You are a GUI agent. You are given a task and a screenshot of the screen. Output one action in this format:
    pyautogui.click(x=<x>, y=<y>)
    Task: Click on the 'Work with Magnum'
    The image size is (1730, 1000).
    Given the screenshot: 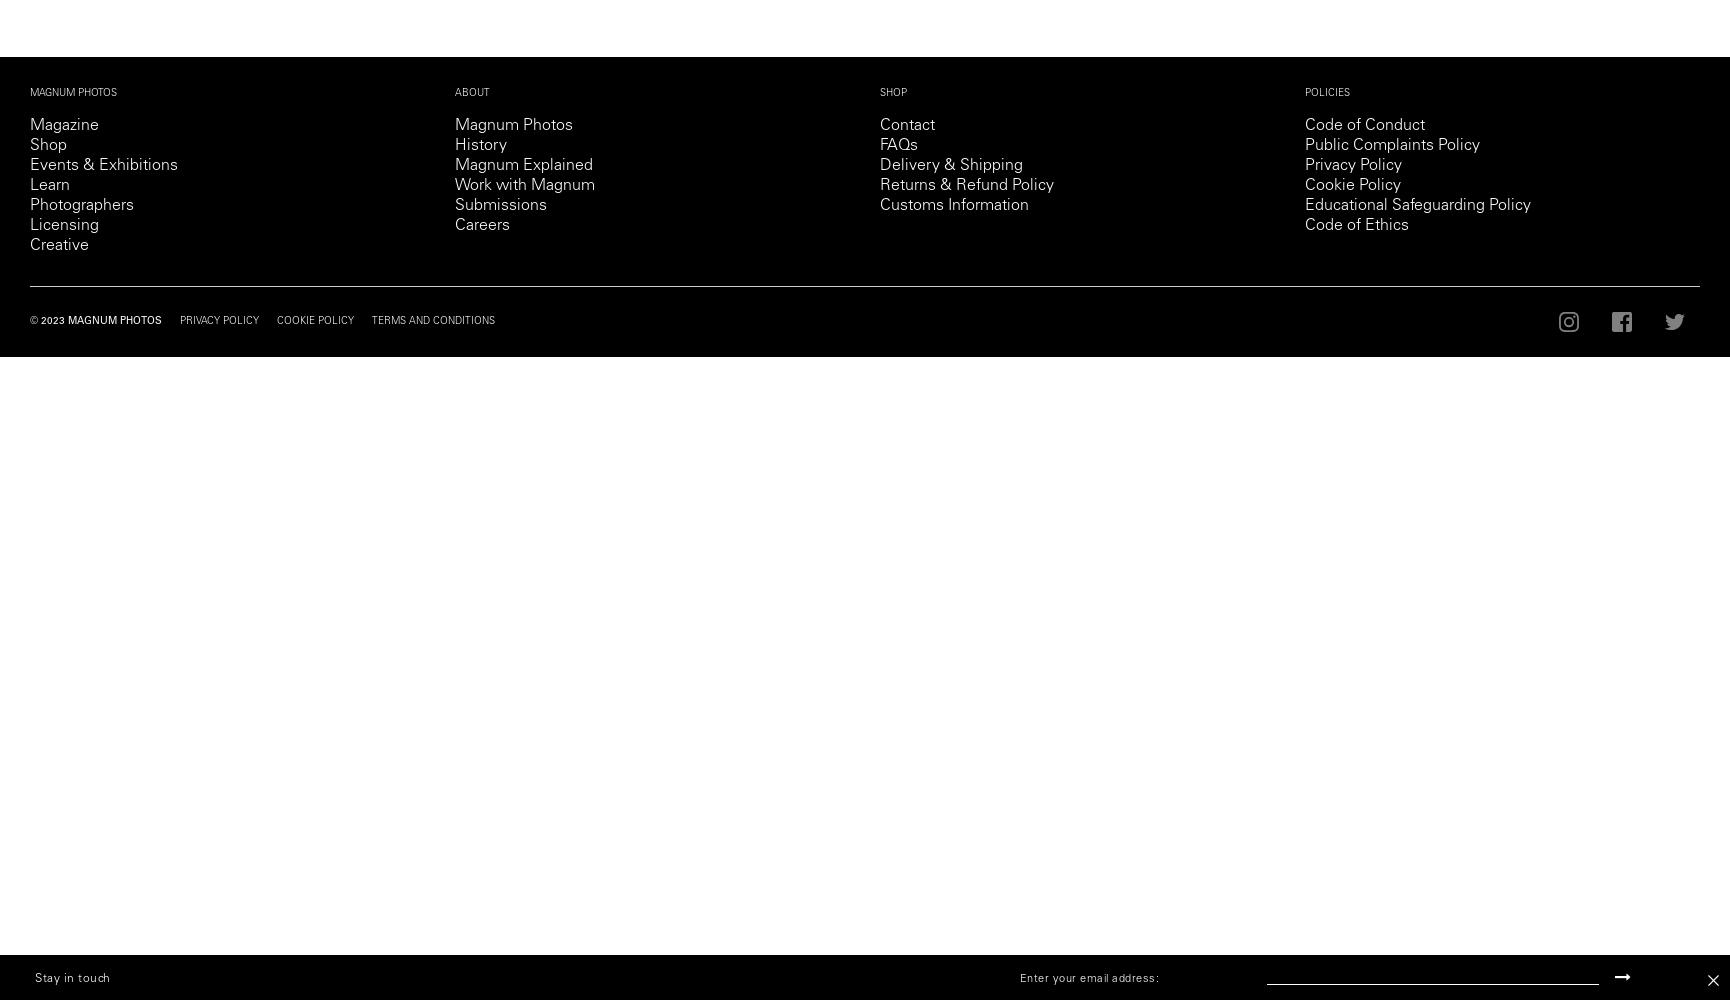 What is the action you would take?
    pyautogui.click(x=524, y=186)
    